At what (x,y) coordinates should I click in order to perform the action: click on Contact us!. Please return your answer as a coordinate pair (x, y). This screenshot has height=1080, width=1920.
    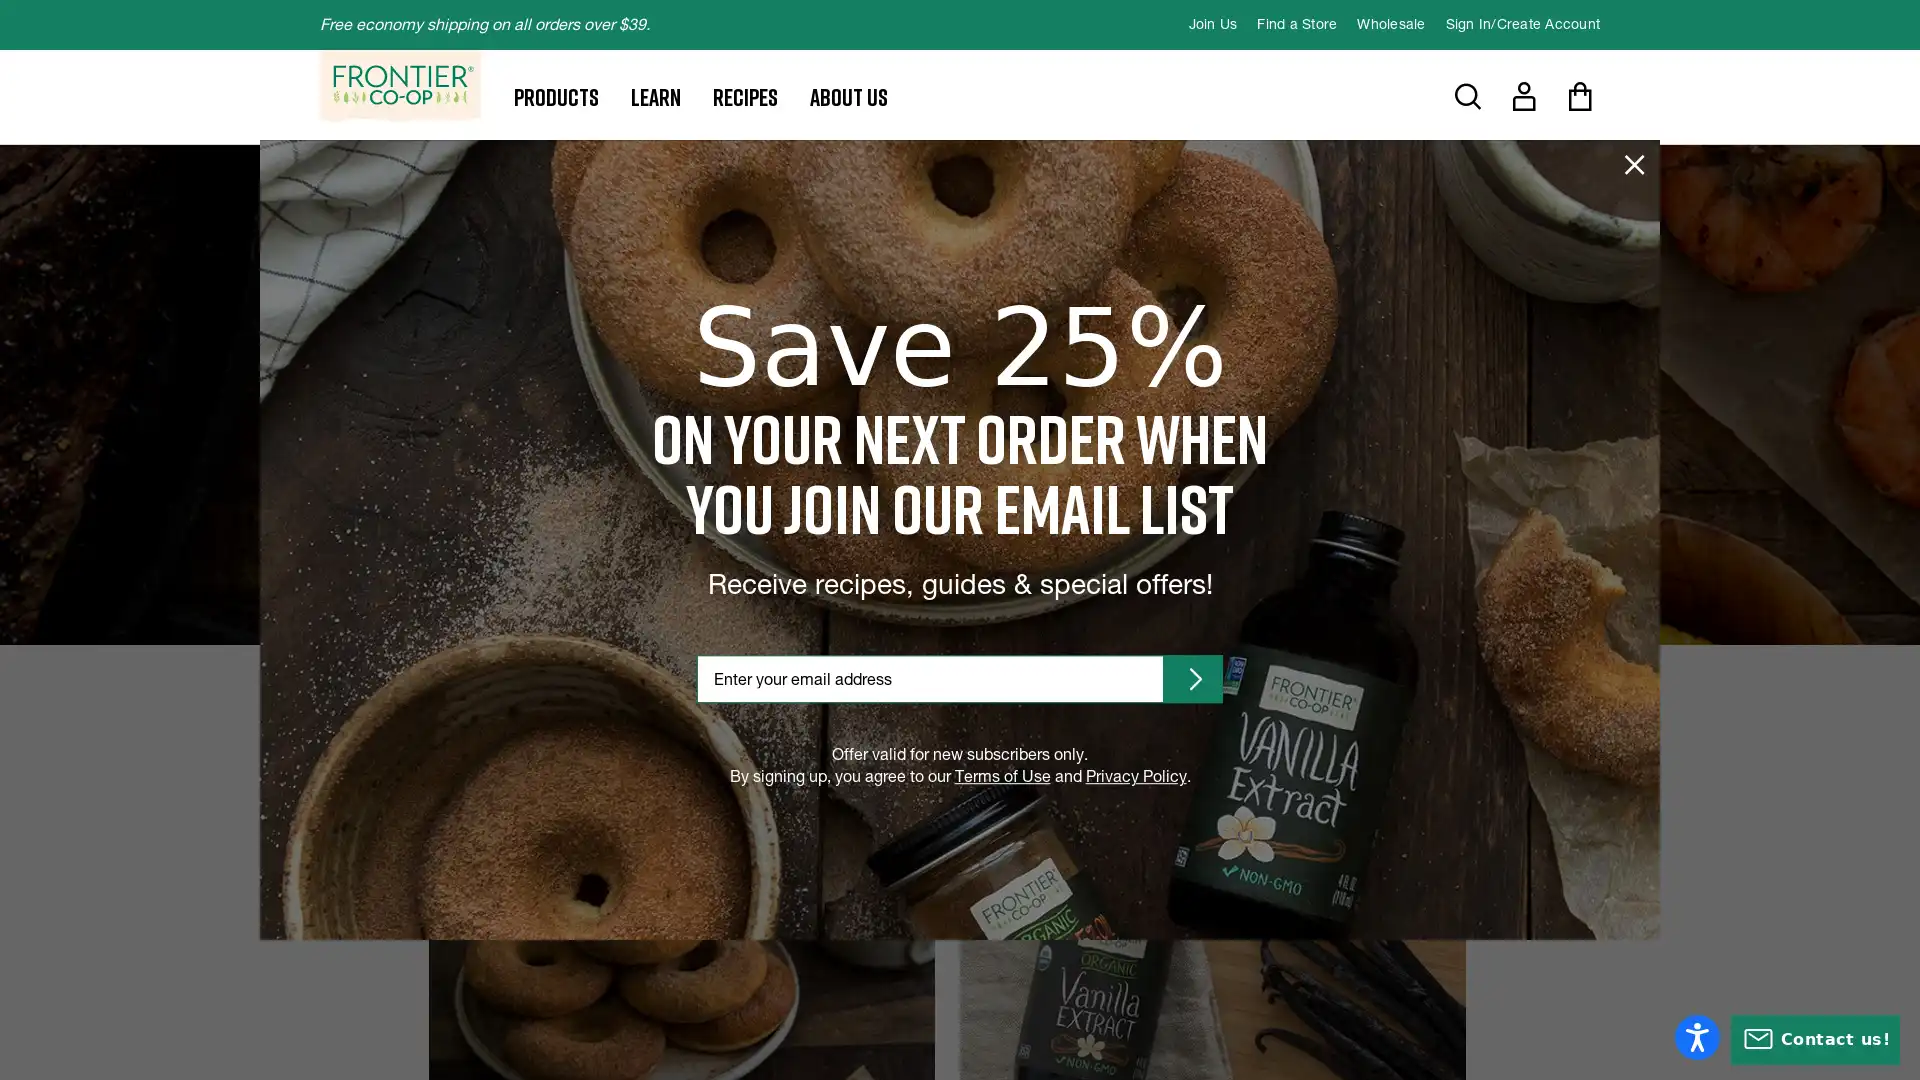
    Looking at the image, I should click on (1814, 1039).